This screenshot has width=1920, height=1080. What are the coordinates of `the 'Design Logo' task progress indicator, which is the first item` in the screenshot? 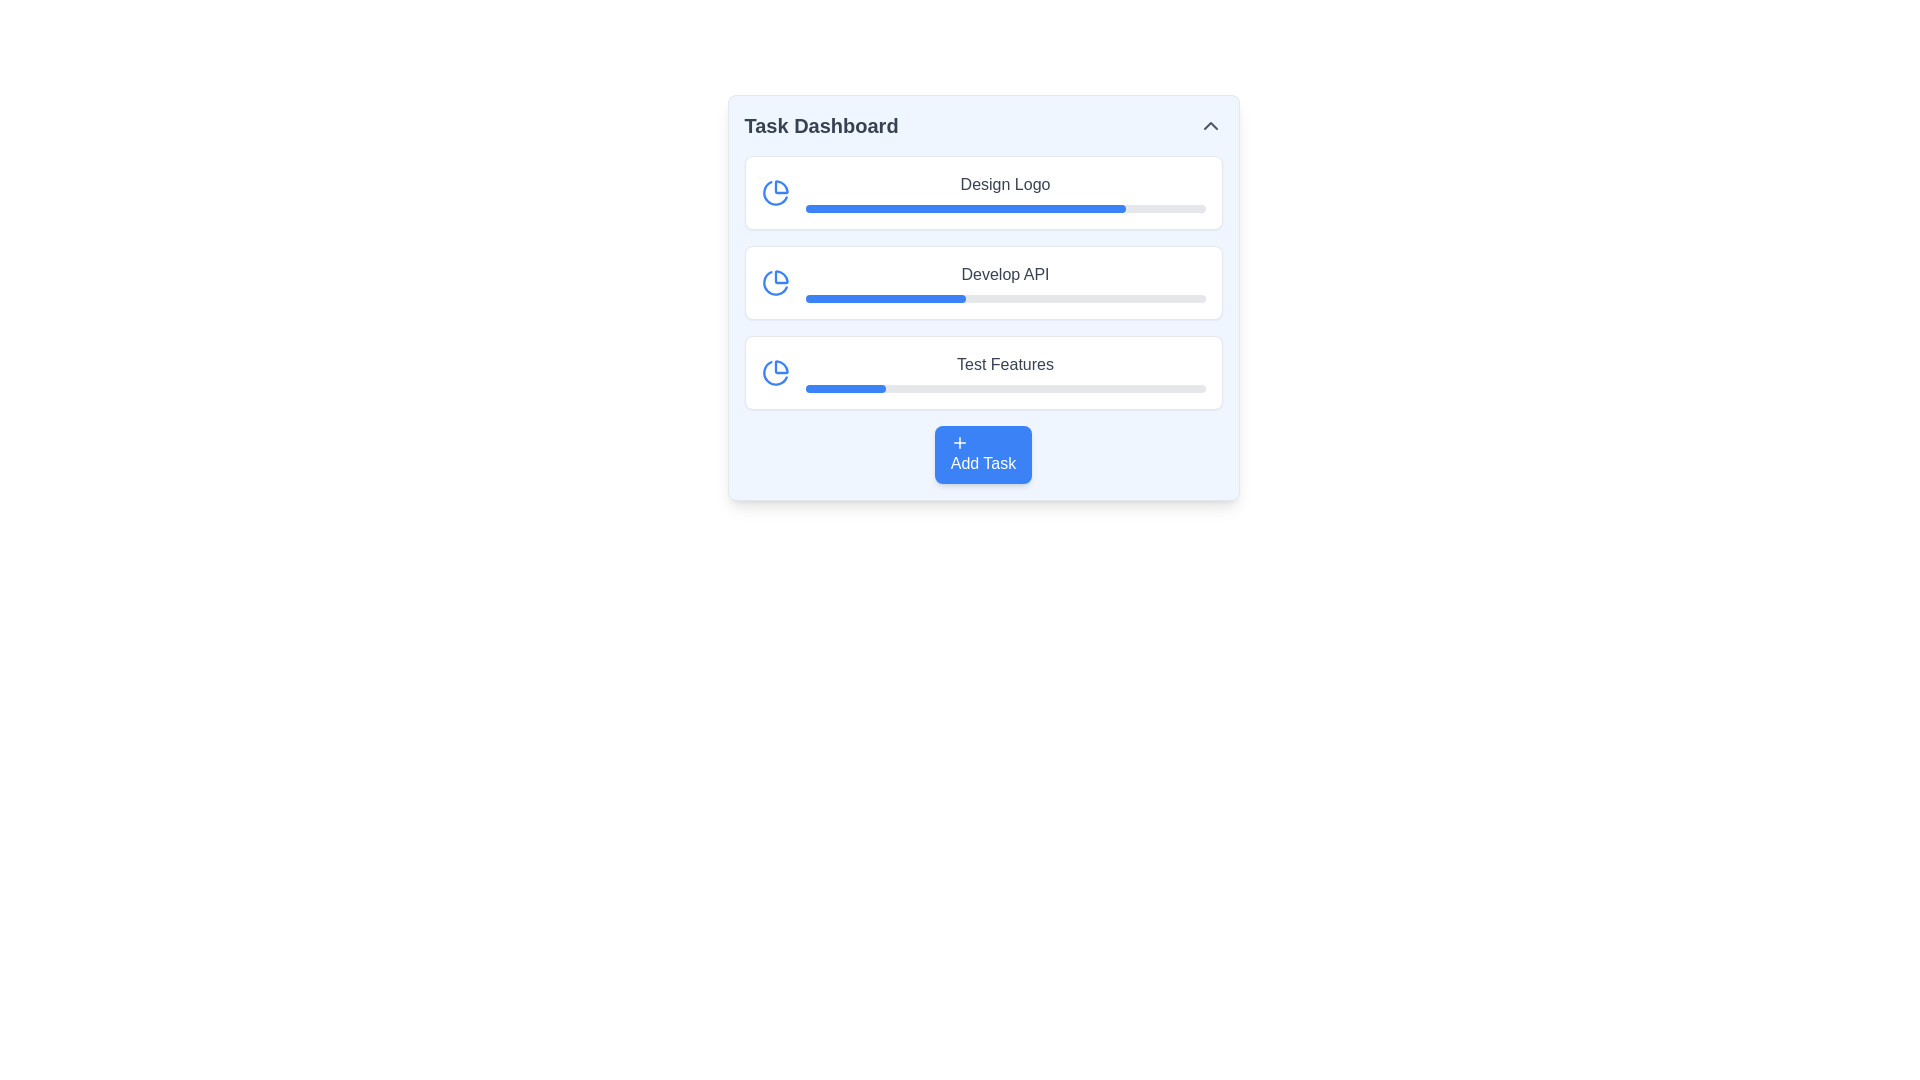 It's located at (1005, 192).